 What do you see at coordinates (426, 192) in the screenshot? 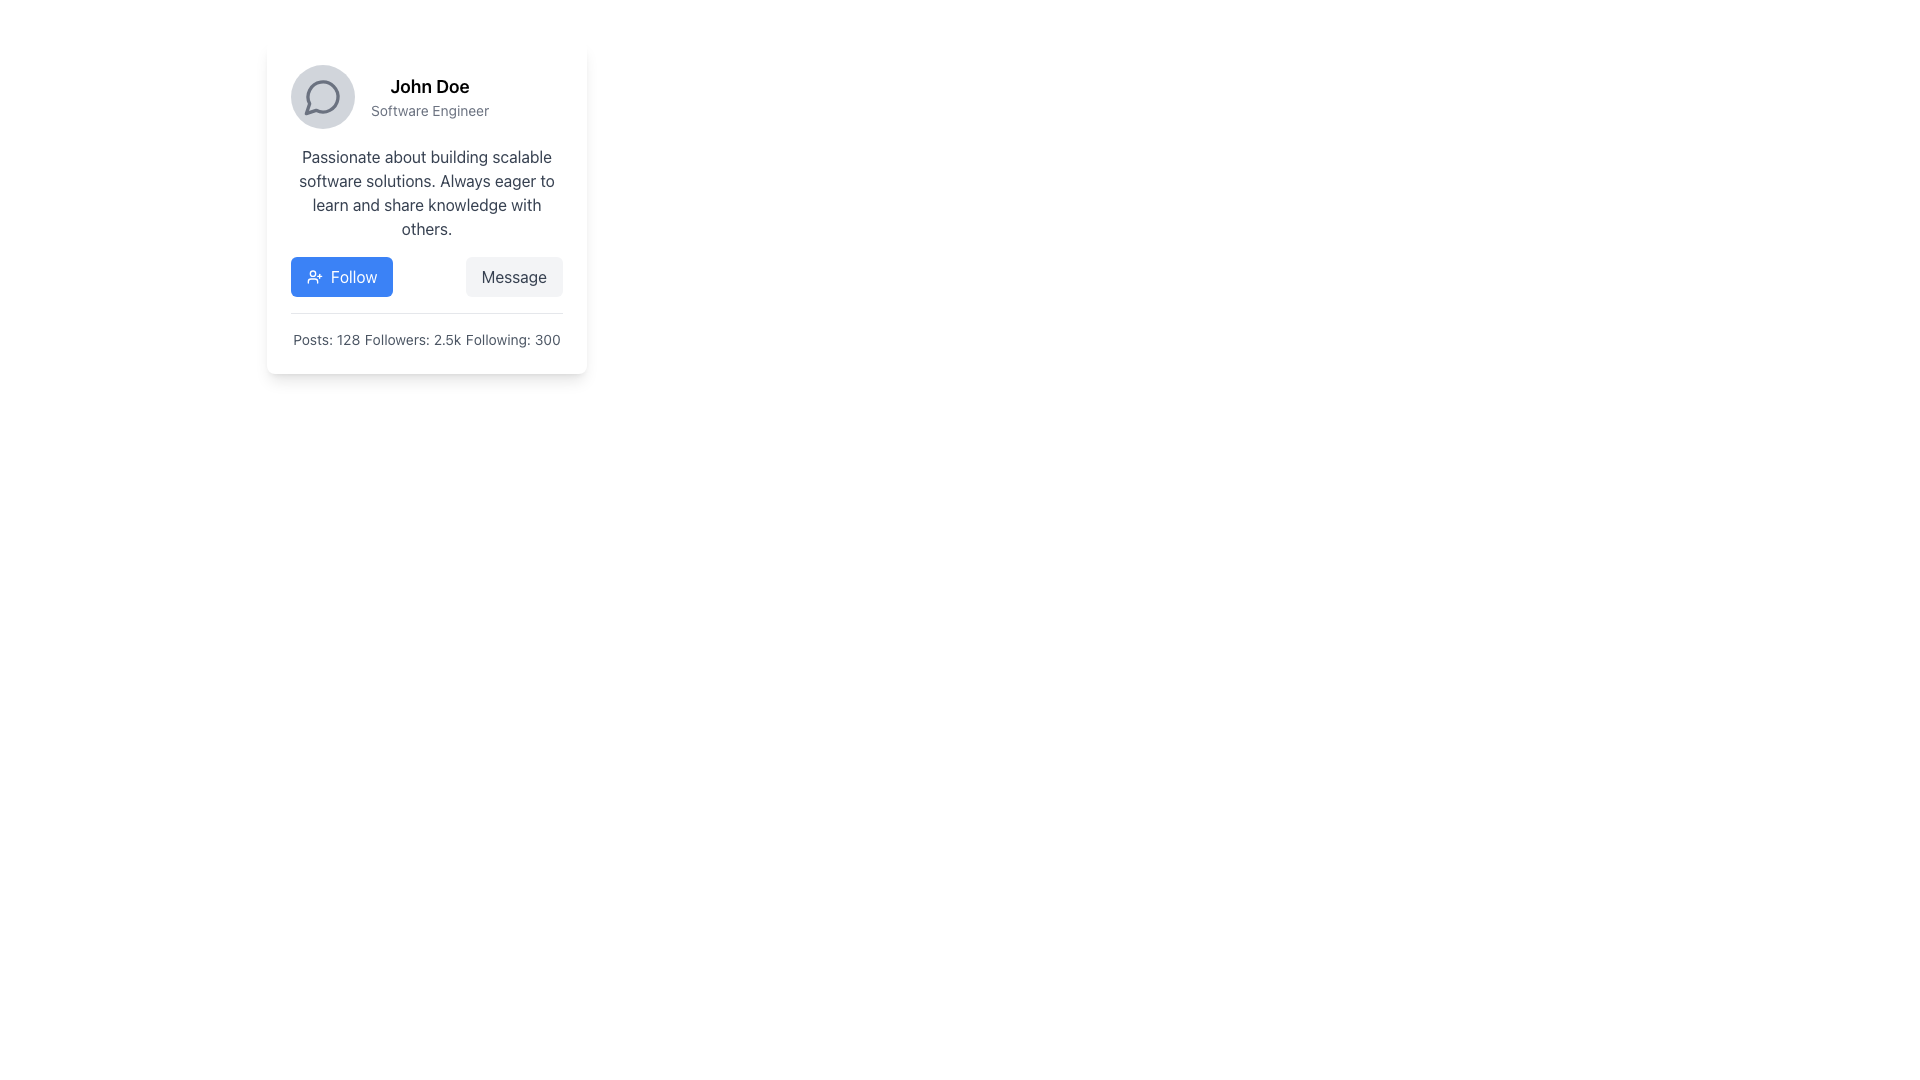
I see `the Text Block that displays descriptive information about an individual, positioned centrally within the card, below the name and title and above action buttons` at bounding box center [426, 192].